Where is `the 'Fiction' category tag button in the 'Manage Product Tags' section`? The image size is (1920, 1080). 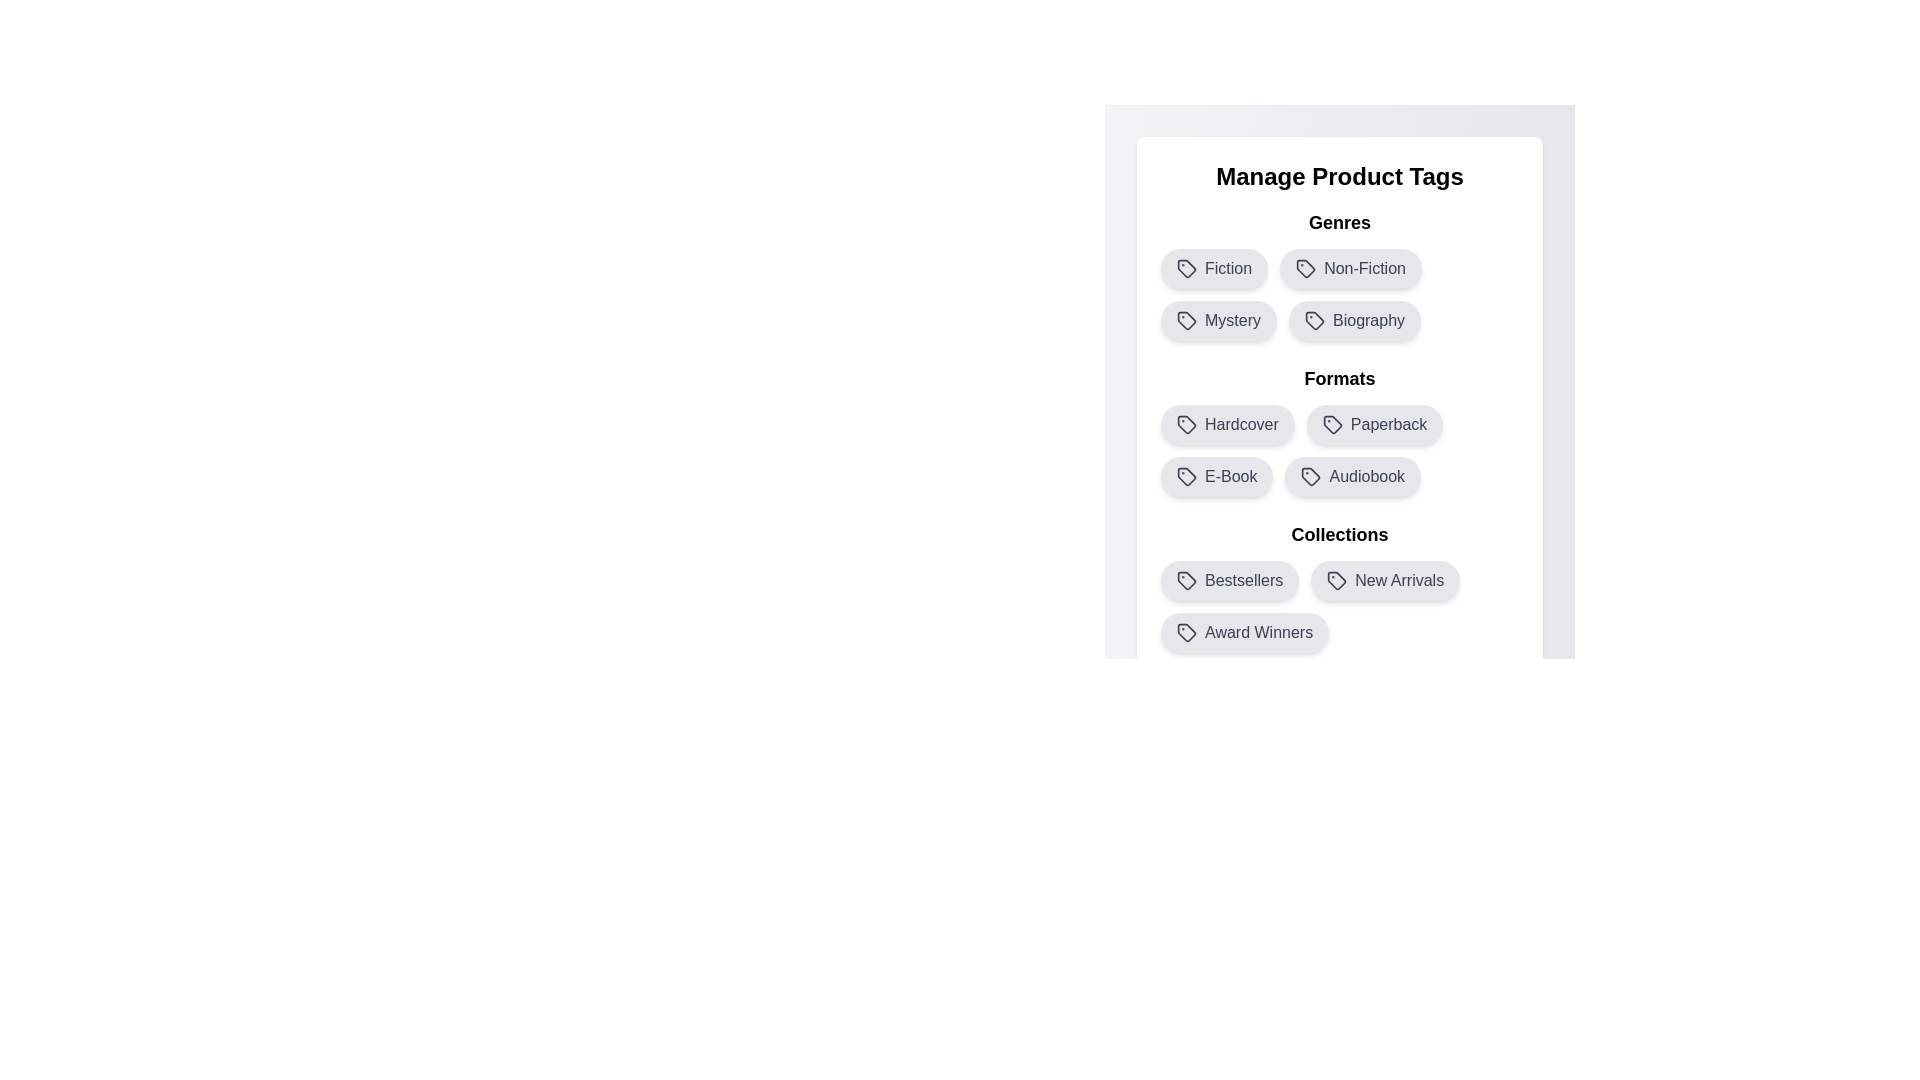
the 'Fiction' category tag button in the 'Manage Product Tags' section is located at coordinates (1213, 268).